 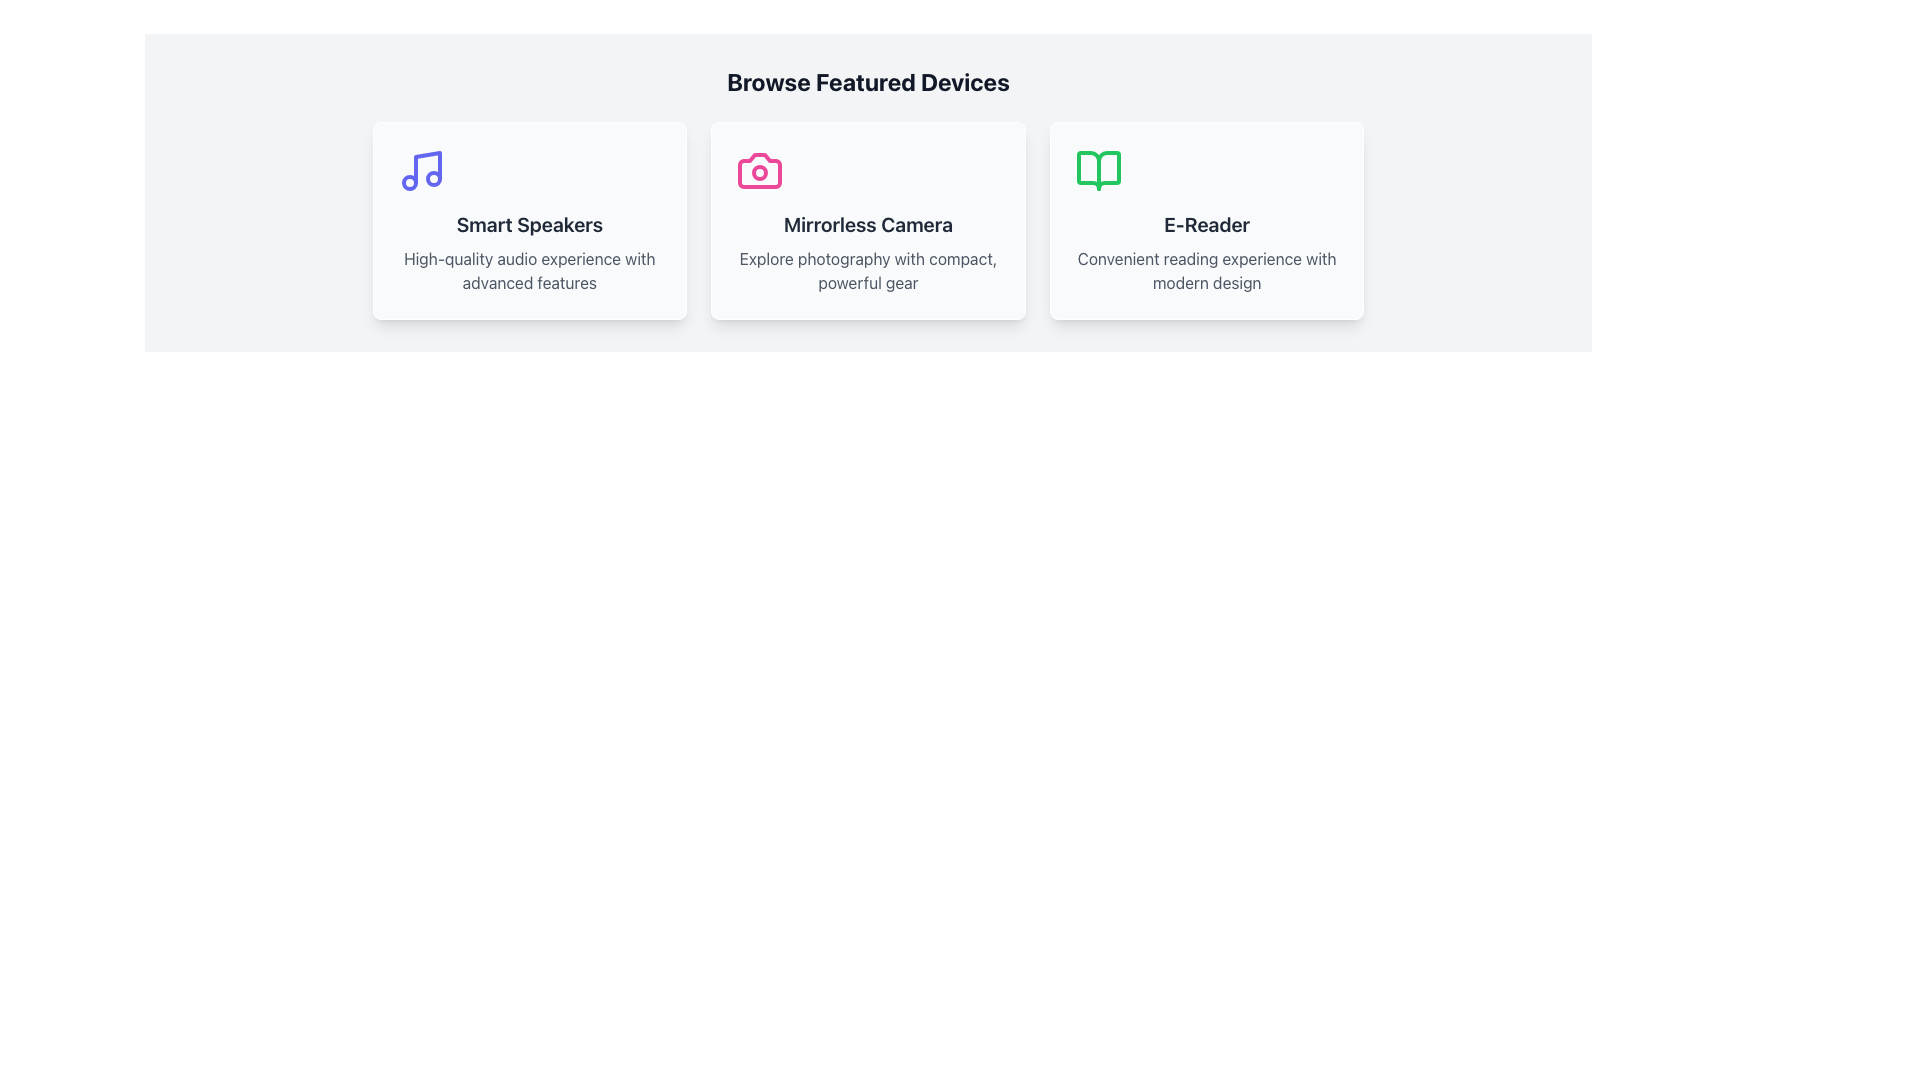 I want to click on the text description that reads 'High-quality audio experience with advanced features.' located beneath the title 'Smart Speakers.', so click(x=529, y=270).